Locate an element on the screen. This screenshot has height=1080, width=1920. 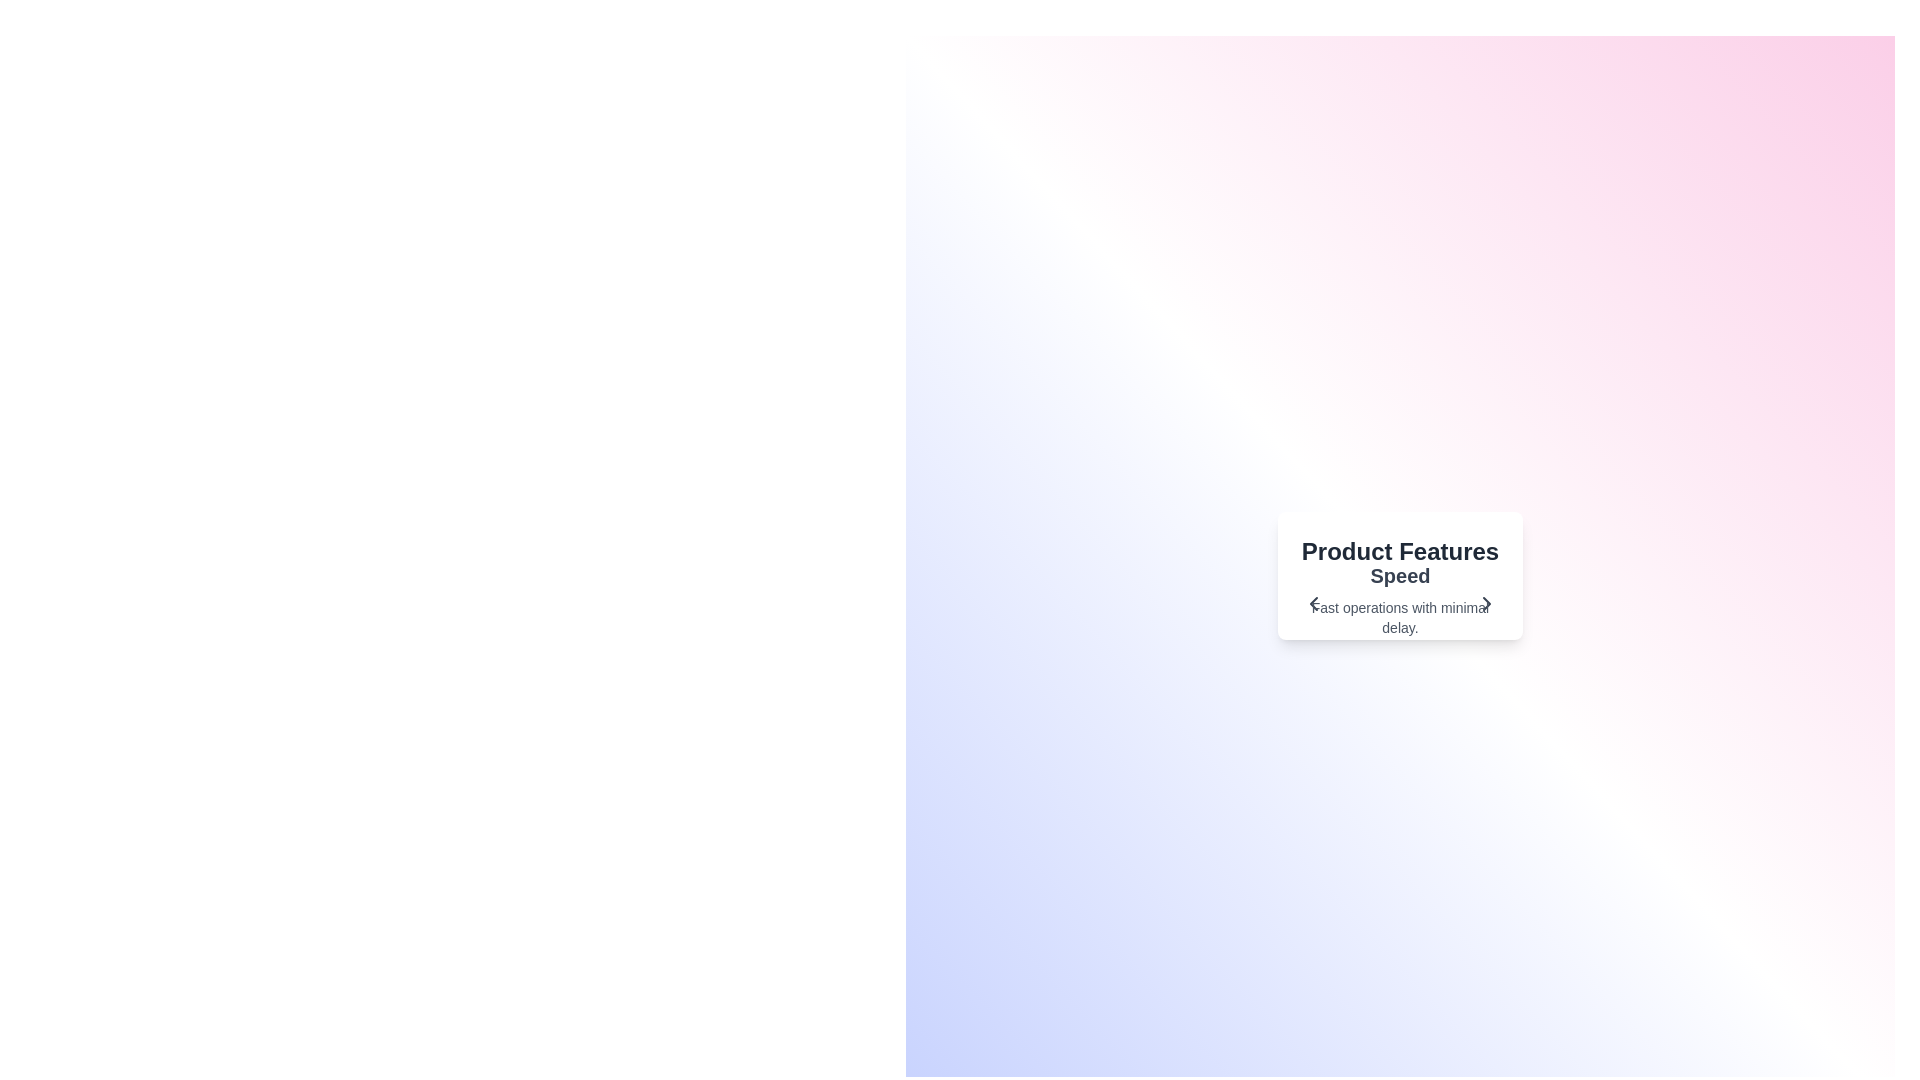
the text label element displaying 'Fast operations with minimal delay.' which is located at the bottom of a card-like section with a title 'Speed' above it is located at coordinates (1399, 616).